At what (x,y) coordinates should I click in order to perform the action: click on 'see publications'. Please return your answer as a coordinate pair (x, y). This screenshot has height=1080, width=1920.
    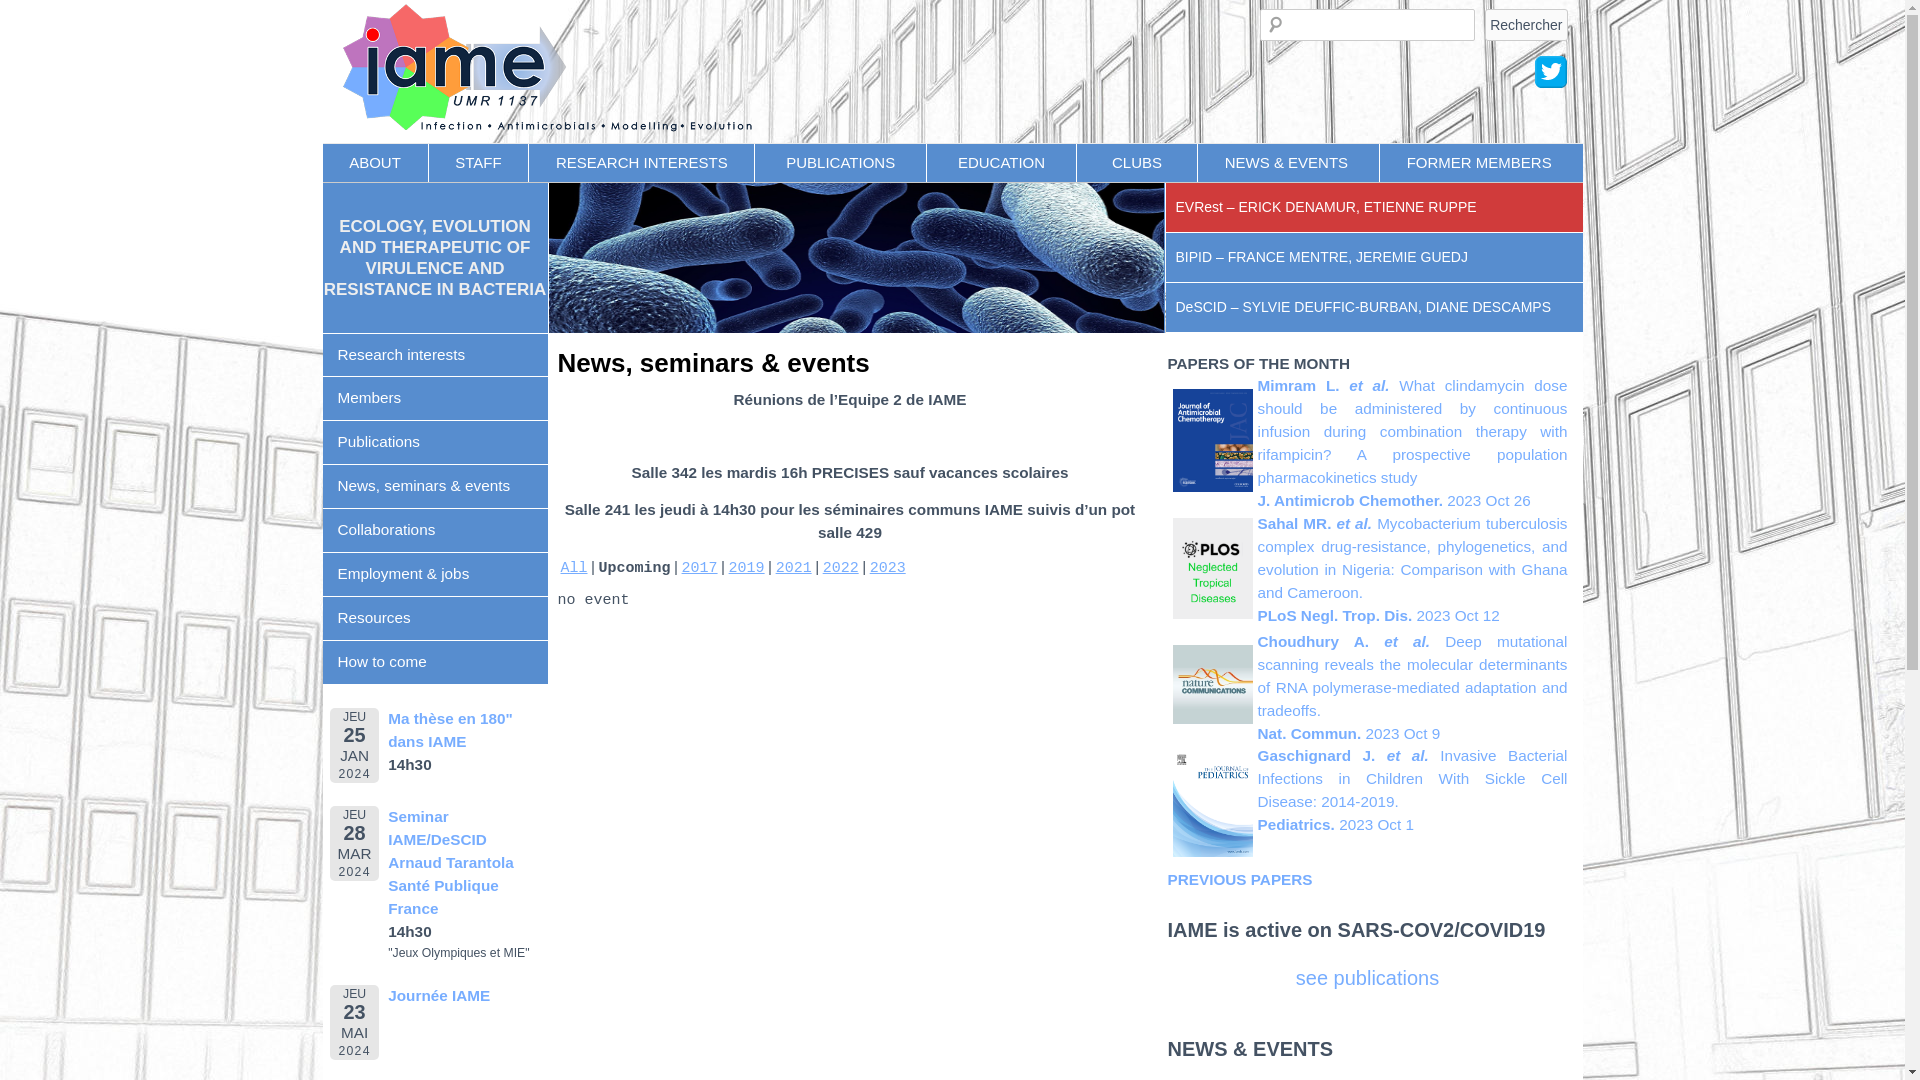
    Looking at the image, I should click on (1366, 977).